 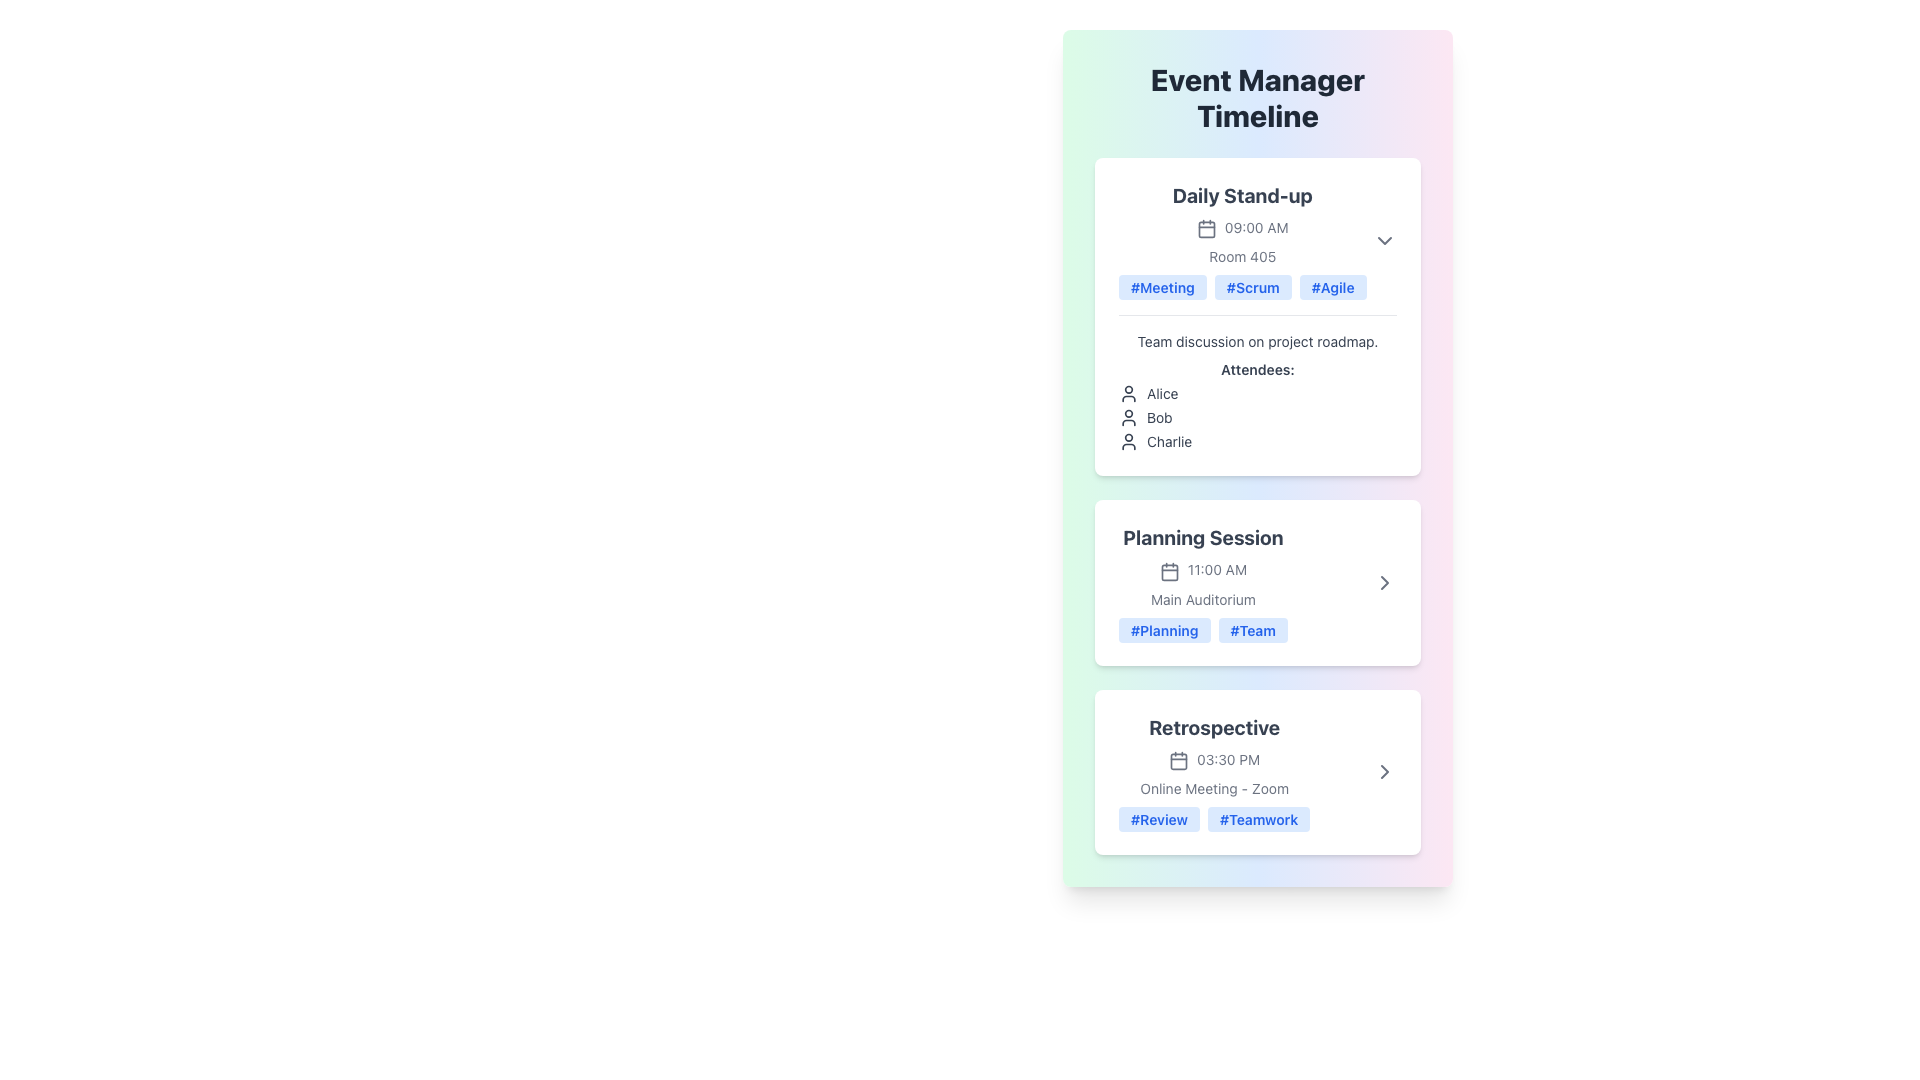 What do you see at coordinates (1252, 287) in the screenshot?
I see `the second label 'Scrum' in the 'Daily Stand-up' section, positioned between '#Meeting' and '#Agile'` at bounding box center [1252, 287].